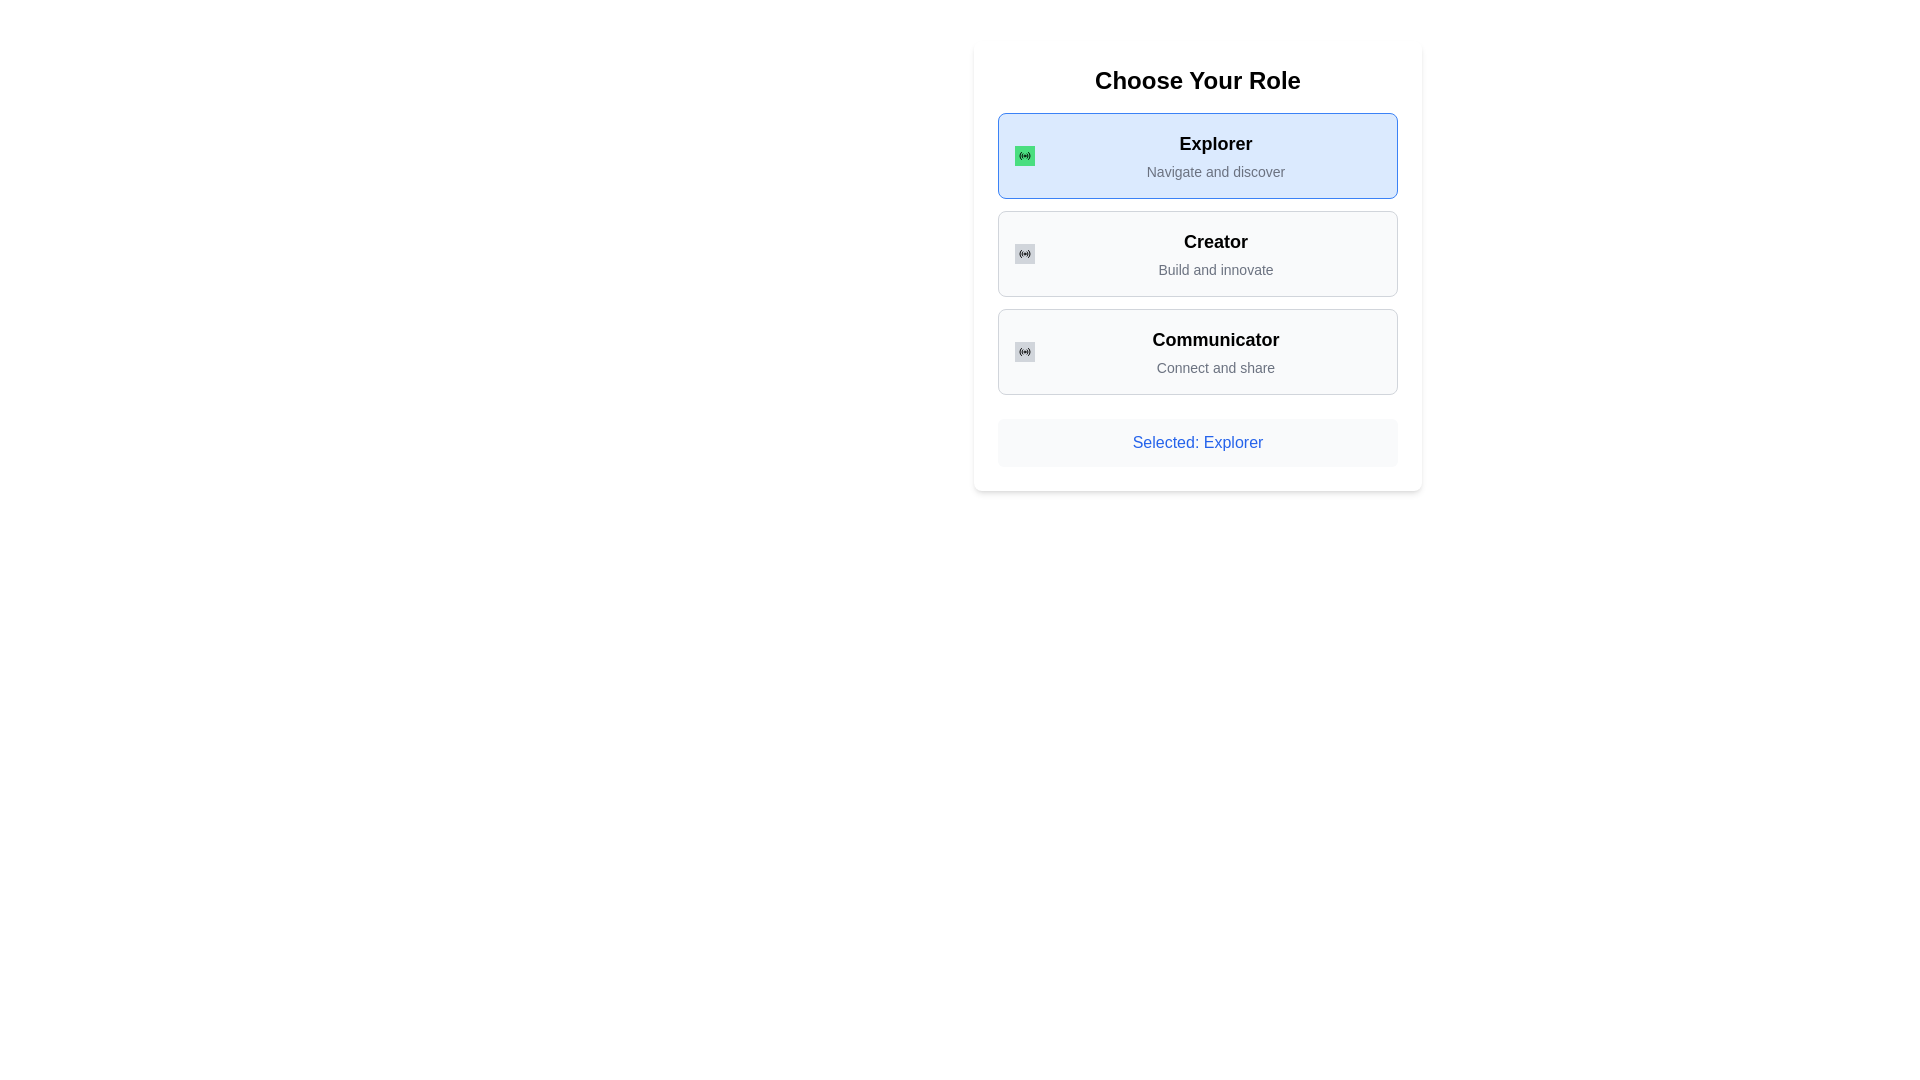 The height and width of the screenshot is (1080, 1920). Describe the element at coordinates (1214, 171) in the screenshot. I see `text label 'Navigate and discover', which is styled in gray and located below the 'Explorer' header in the 'Choose Your Role' interface` at that location.